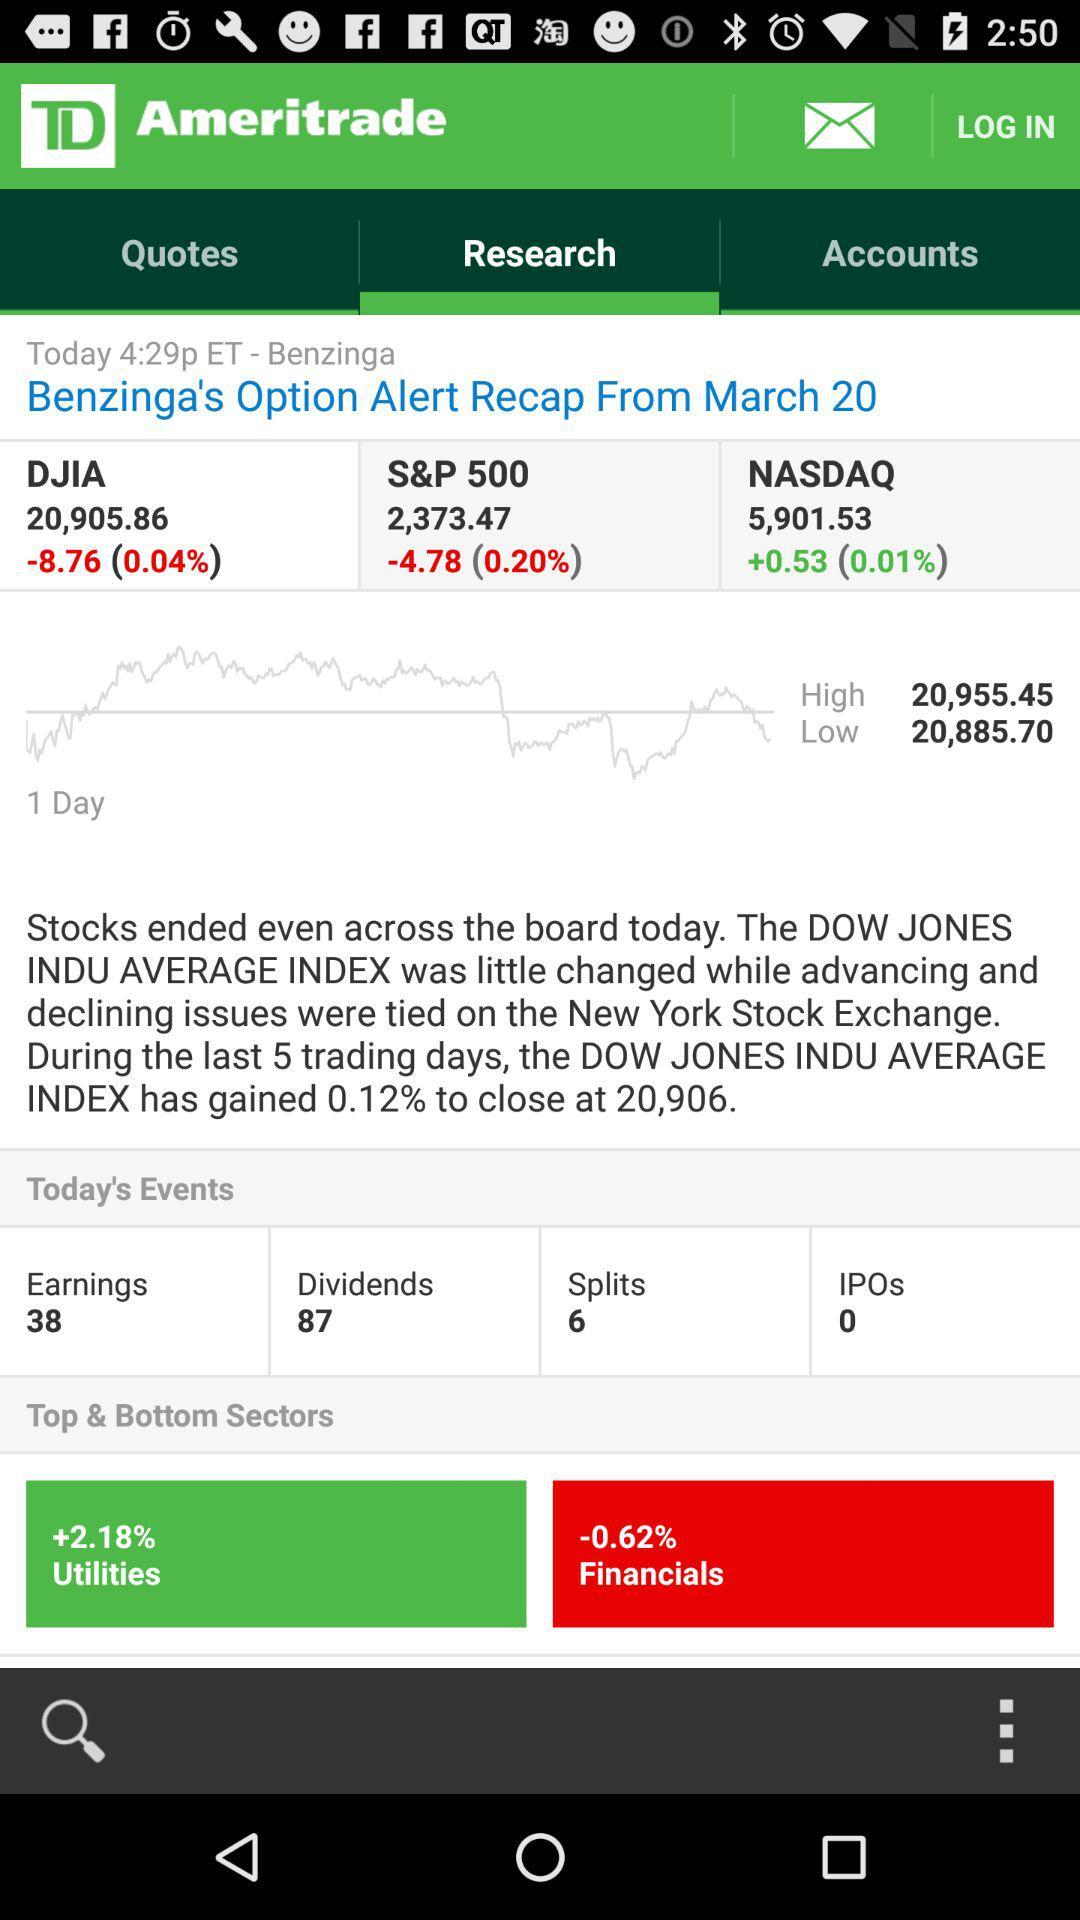 The height and width of the screenshot is (1920, 1080). What do you see at coordinates (1006, 124) in the screenshot?
I see `log in item` at bounding box center [1006, 124].